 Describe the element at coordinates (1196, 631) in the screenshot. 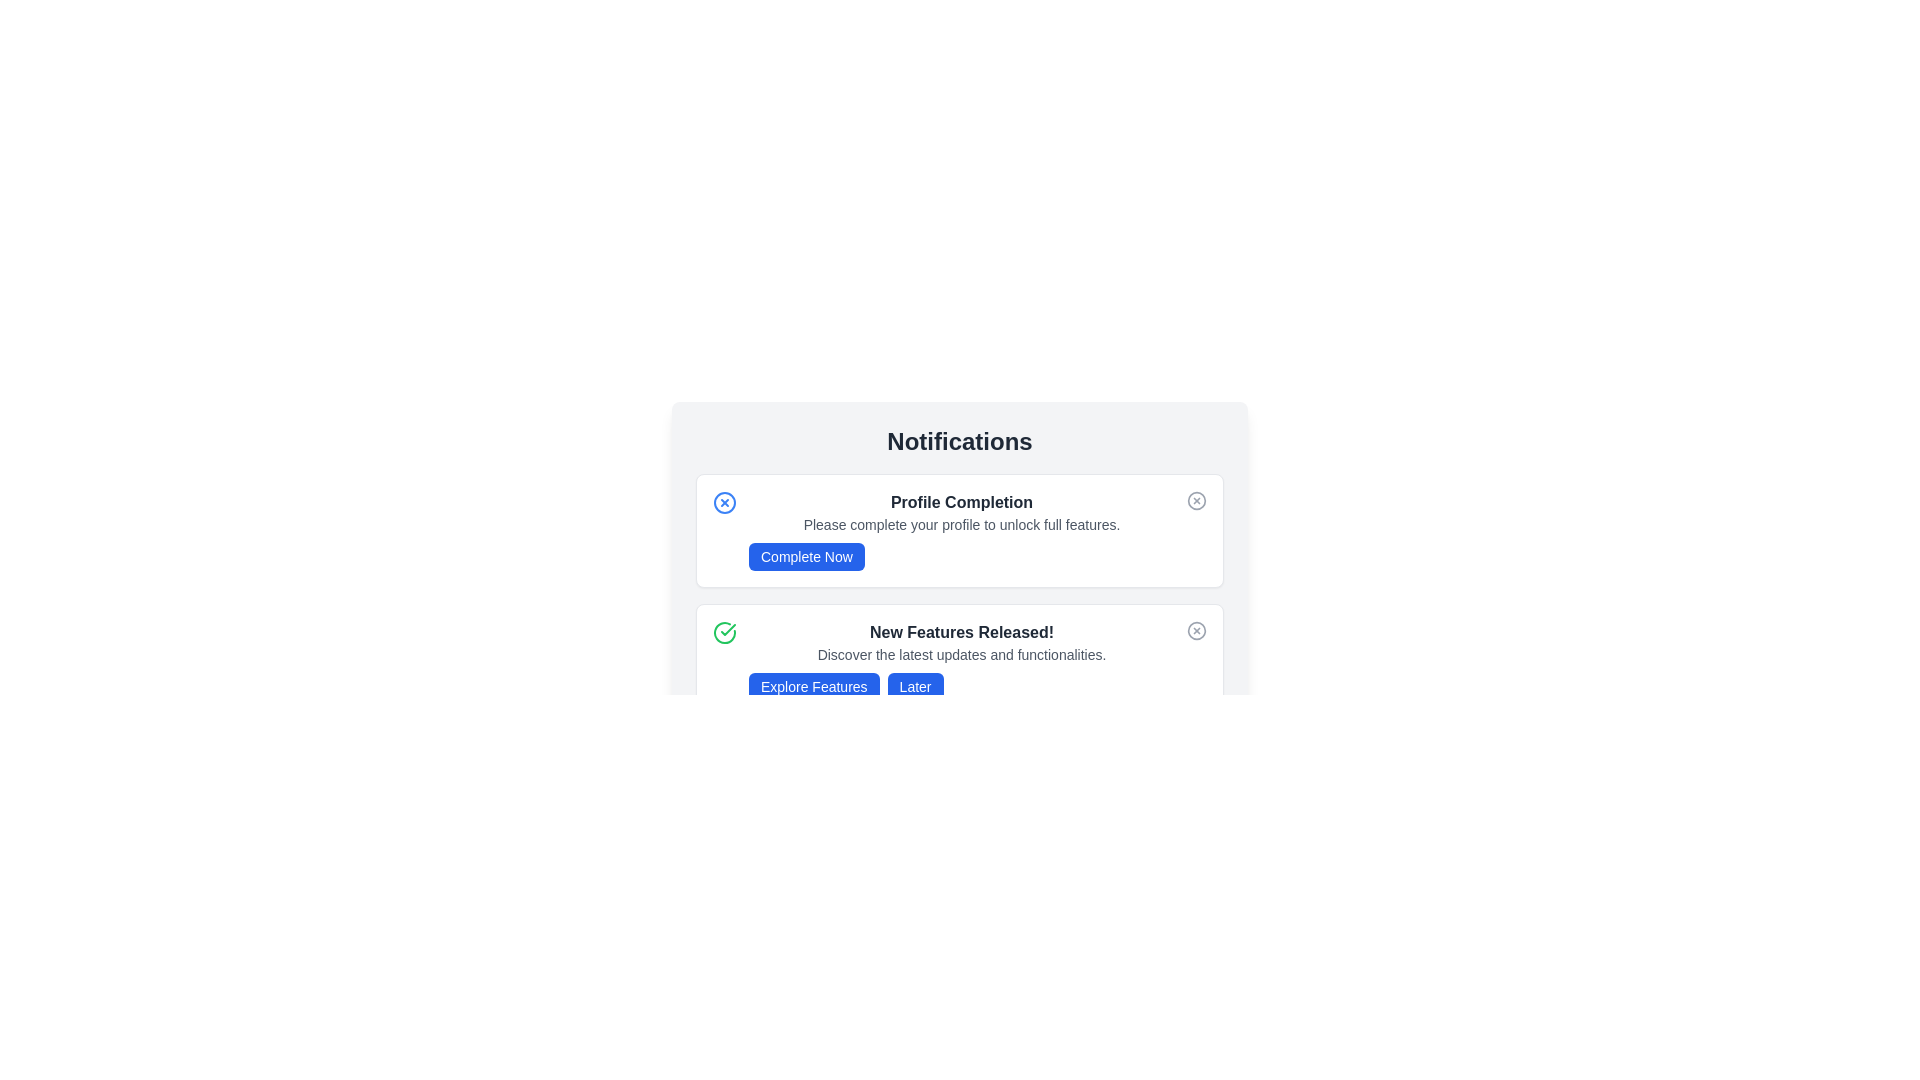

I see `the close button of the notification with title New Features Released!` at that location.